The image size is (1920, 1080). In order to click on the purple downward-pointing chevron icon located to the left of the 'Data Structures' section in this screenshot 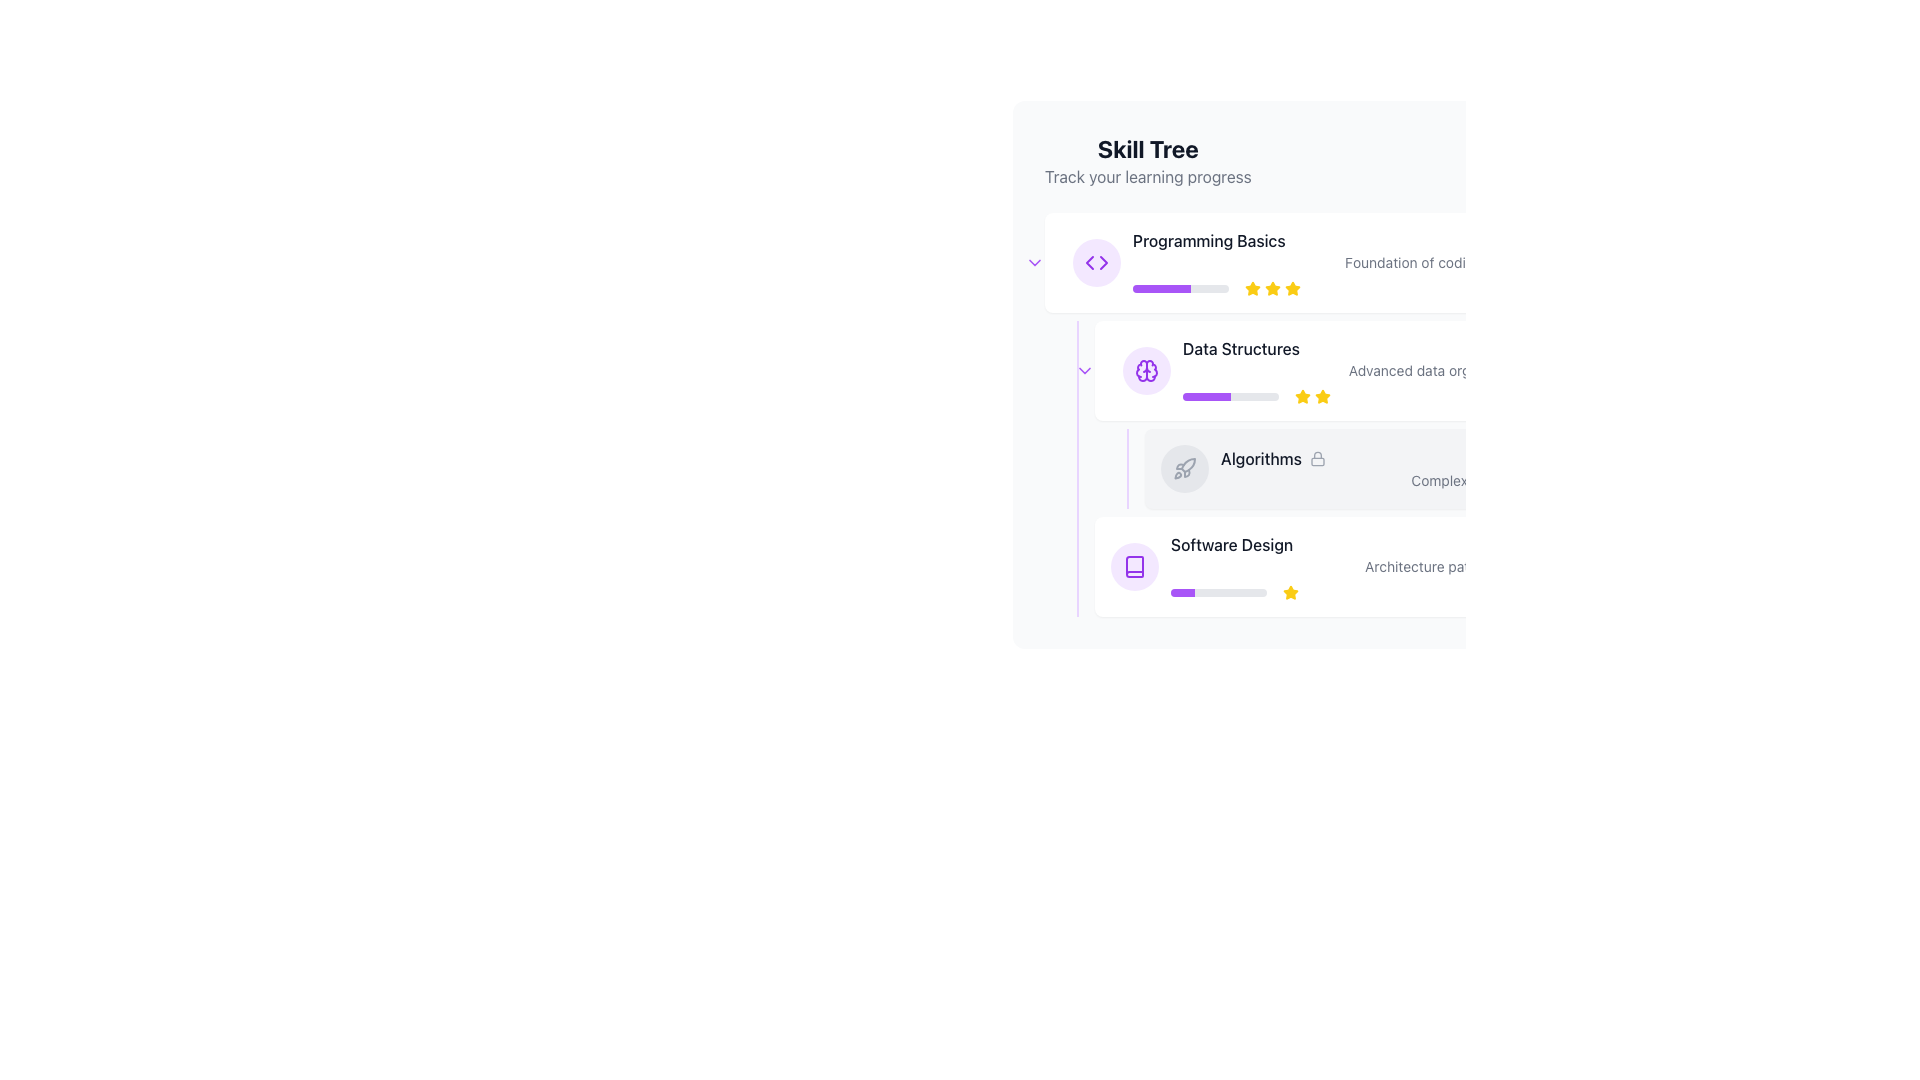, I will do `click(1083, 370)`.